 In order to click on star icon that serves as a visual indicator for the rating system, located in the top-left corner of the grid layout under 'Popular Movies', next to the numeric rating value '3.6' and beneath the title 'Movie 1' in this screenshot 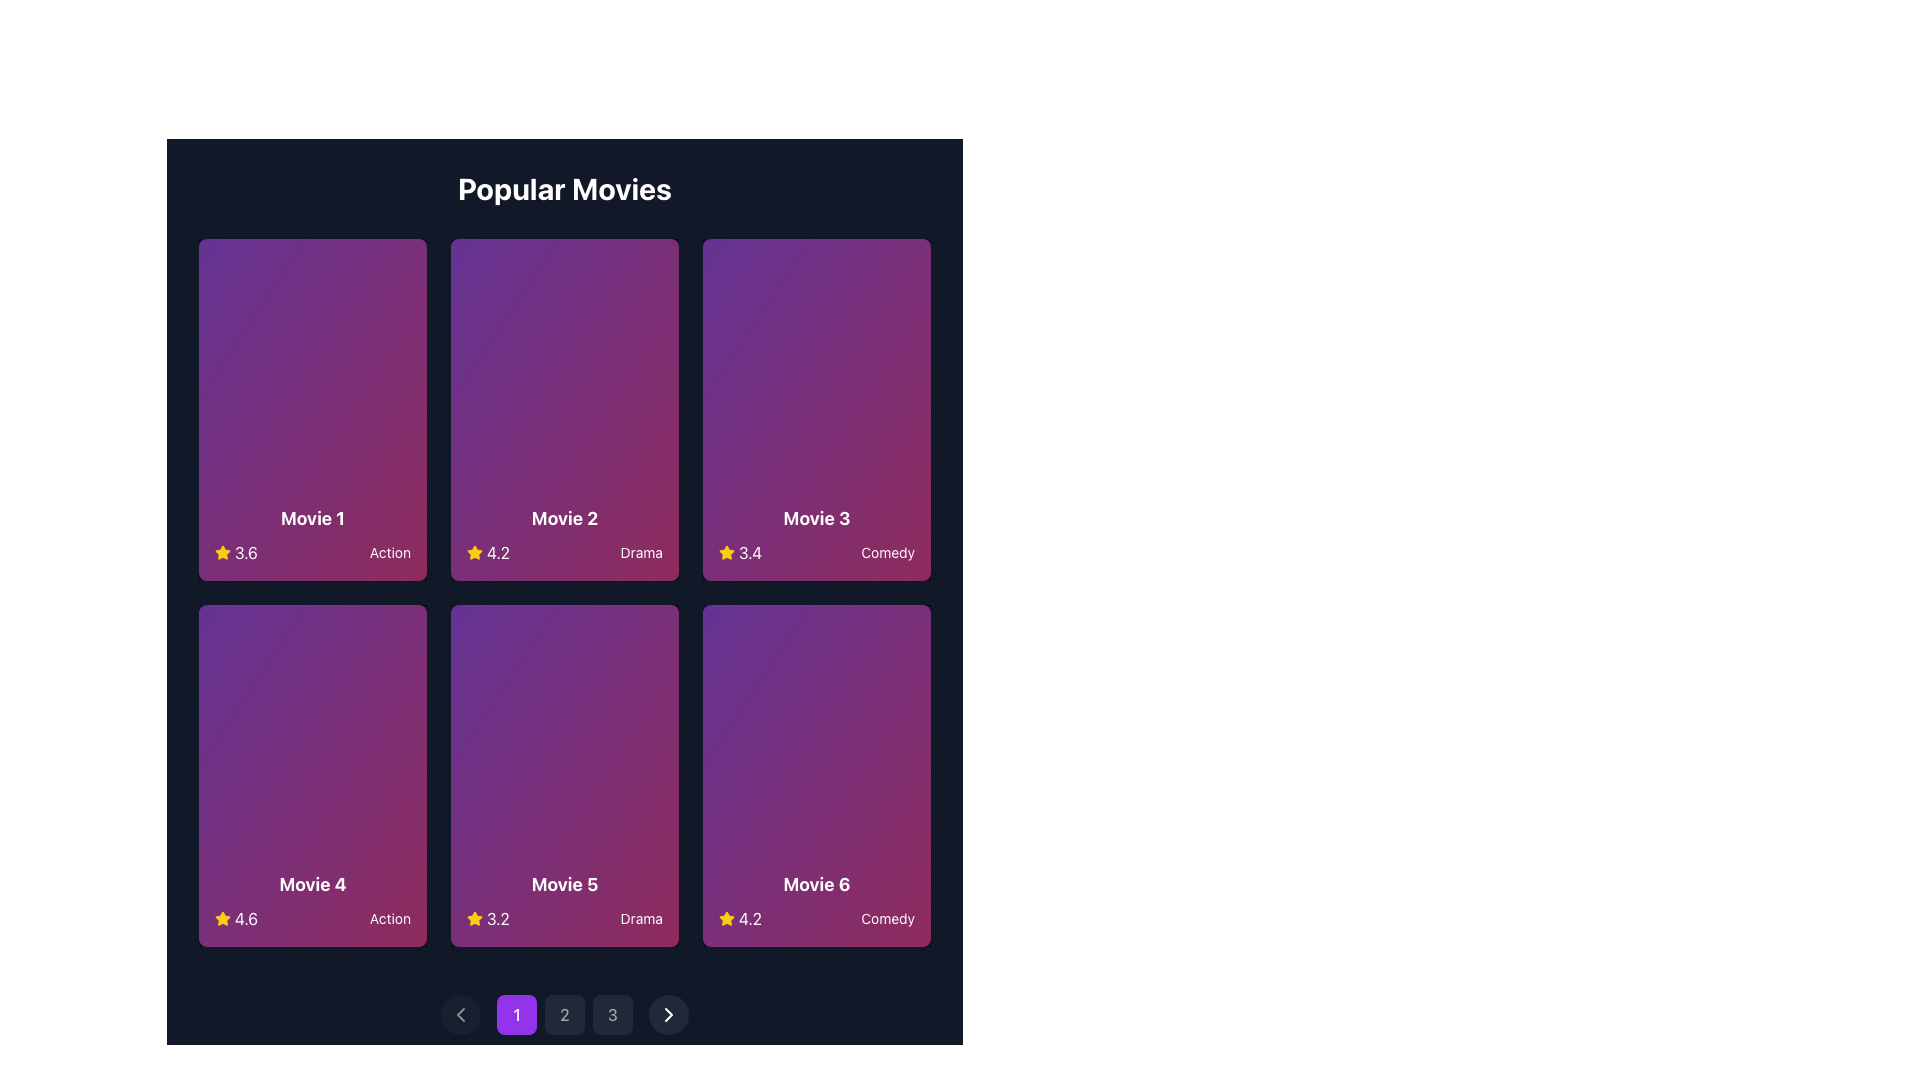, I will do `click(222, 552)`.